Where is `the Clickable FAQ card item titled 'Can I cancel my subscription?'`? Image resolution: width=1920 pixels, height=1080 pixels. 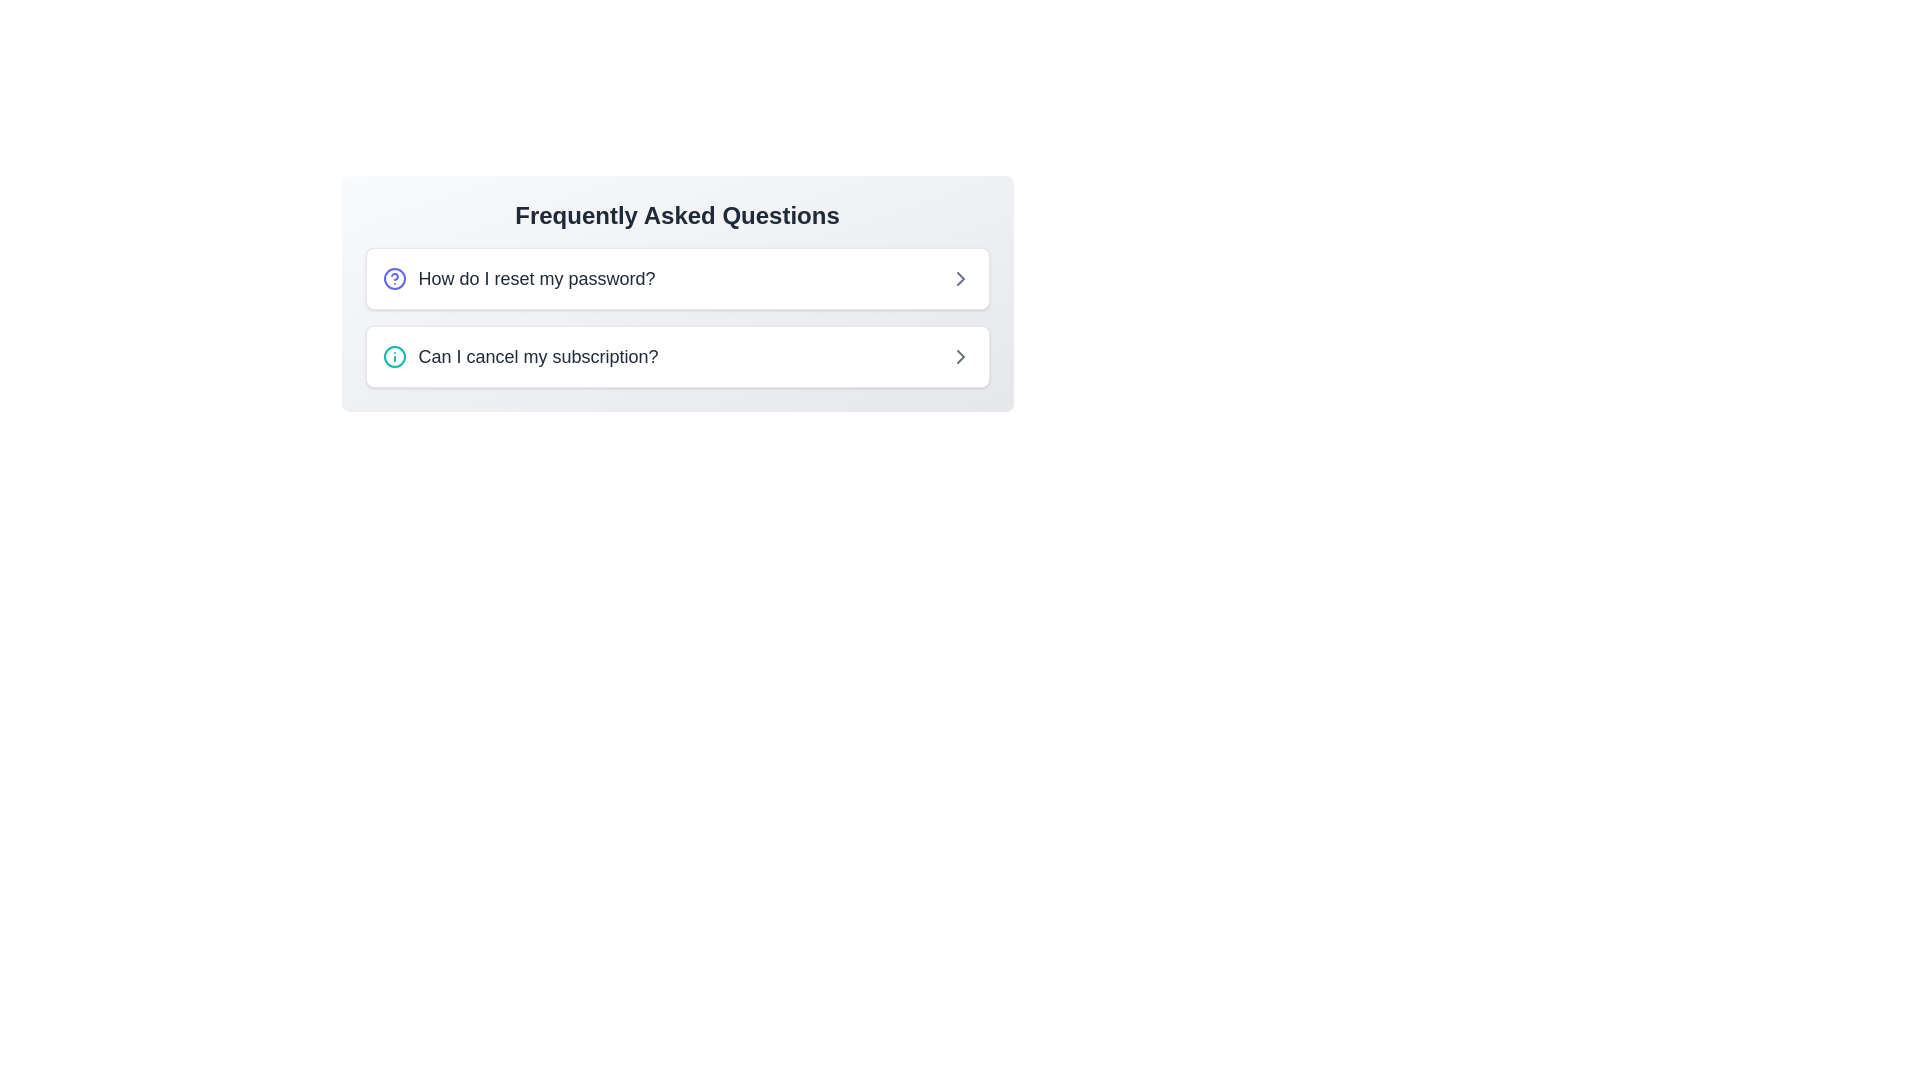 the Clickable FAQ card item titled 'Can I cancel my subscription?' is located at coordinates (677, 356).